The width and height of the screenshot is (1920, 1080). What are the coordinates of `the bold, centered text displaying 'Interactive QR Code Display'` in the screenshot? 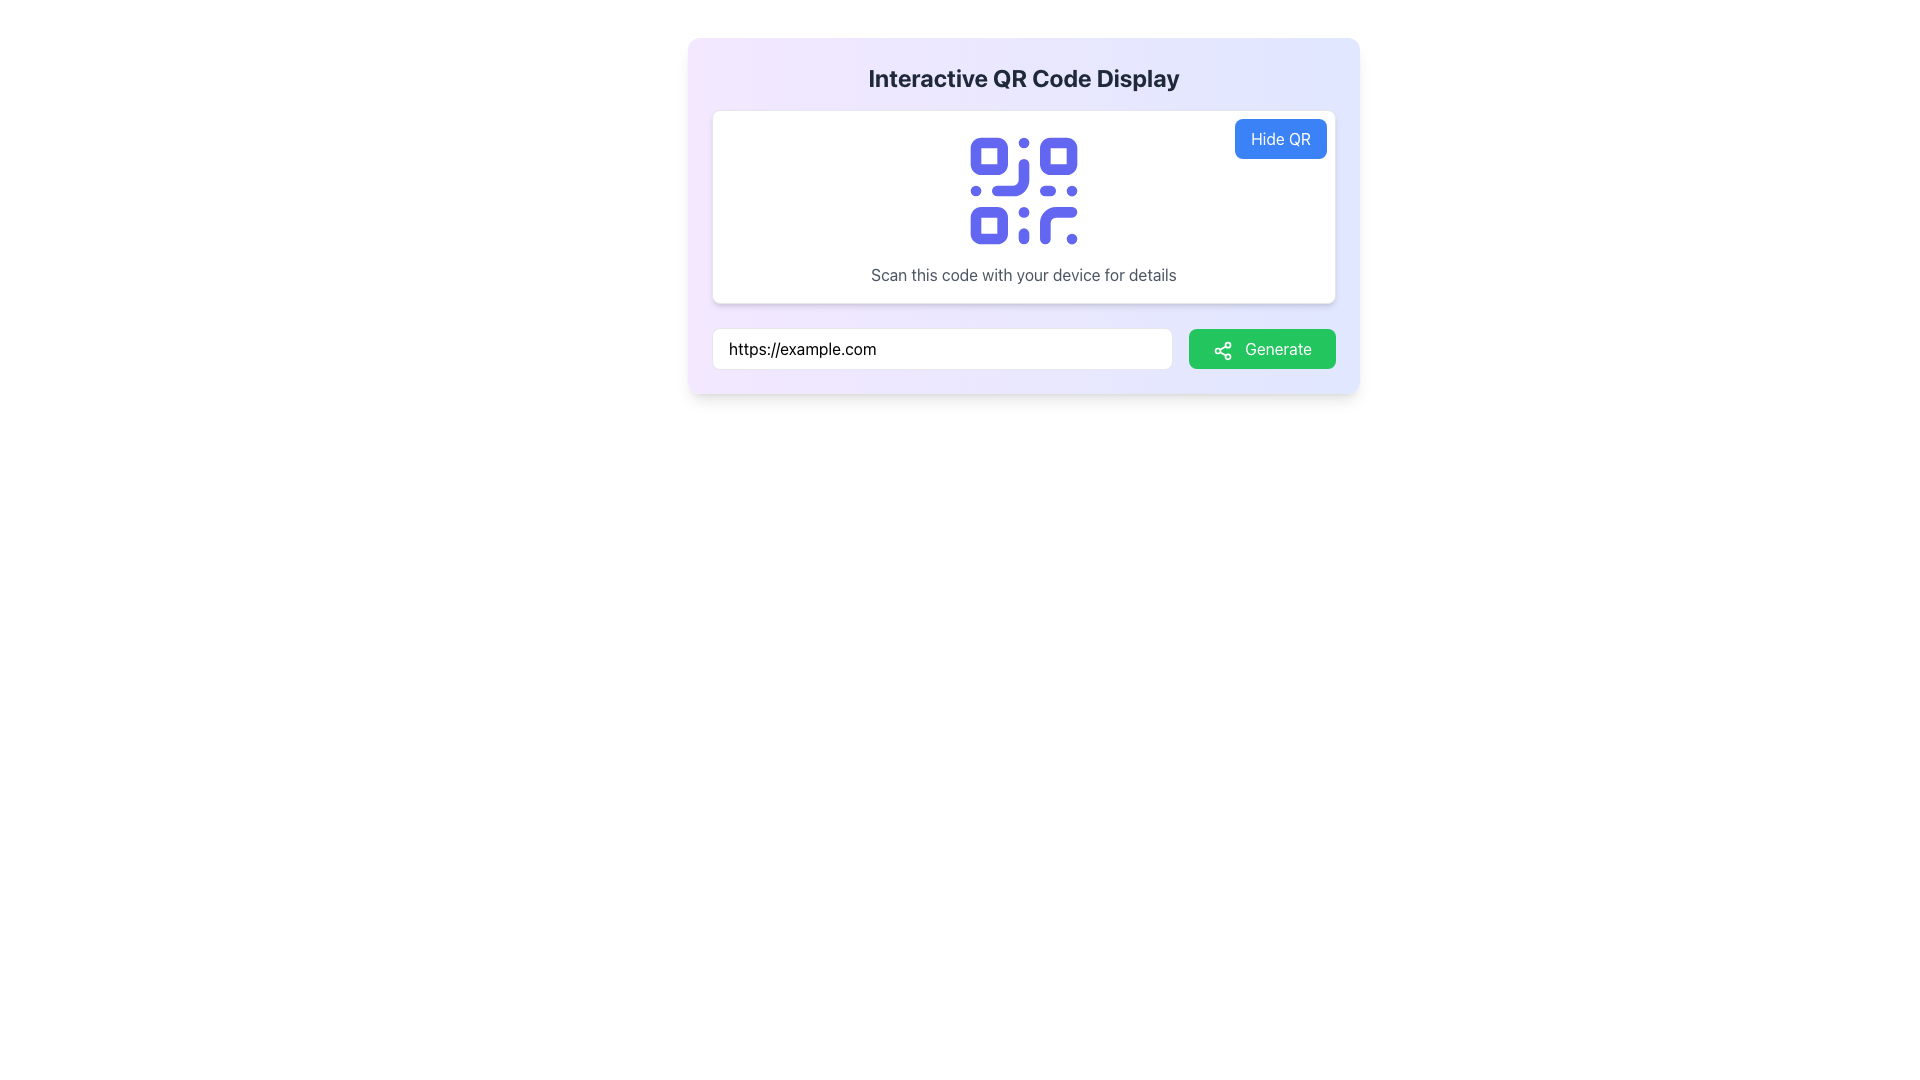 It's located at (1023, 76).